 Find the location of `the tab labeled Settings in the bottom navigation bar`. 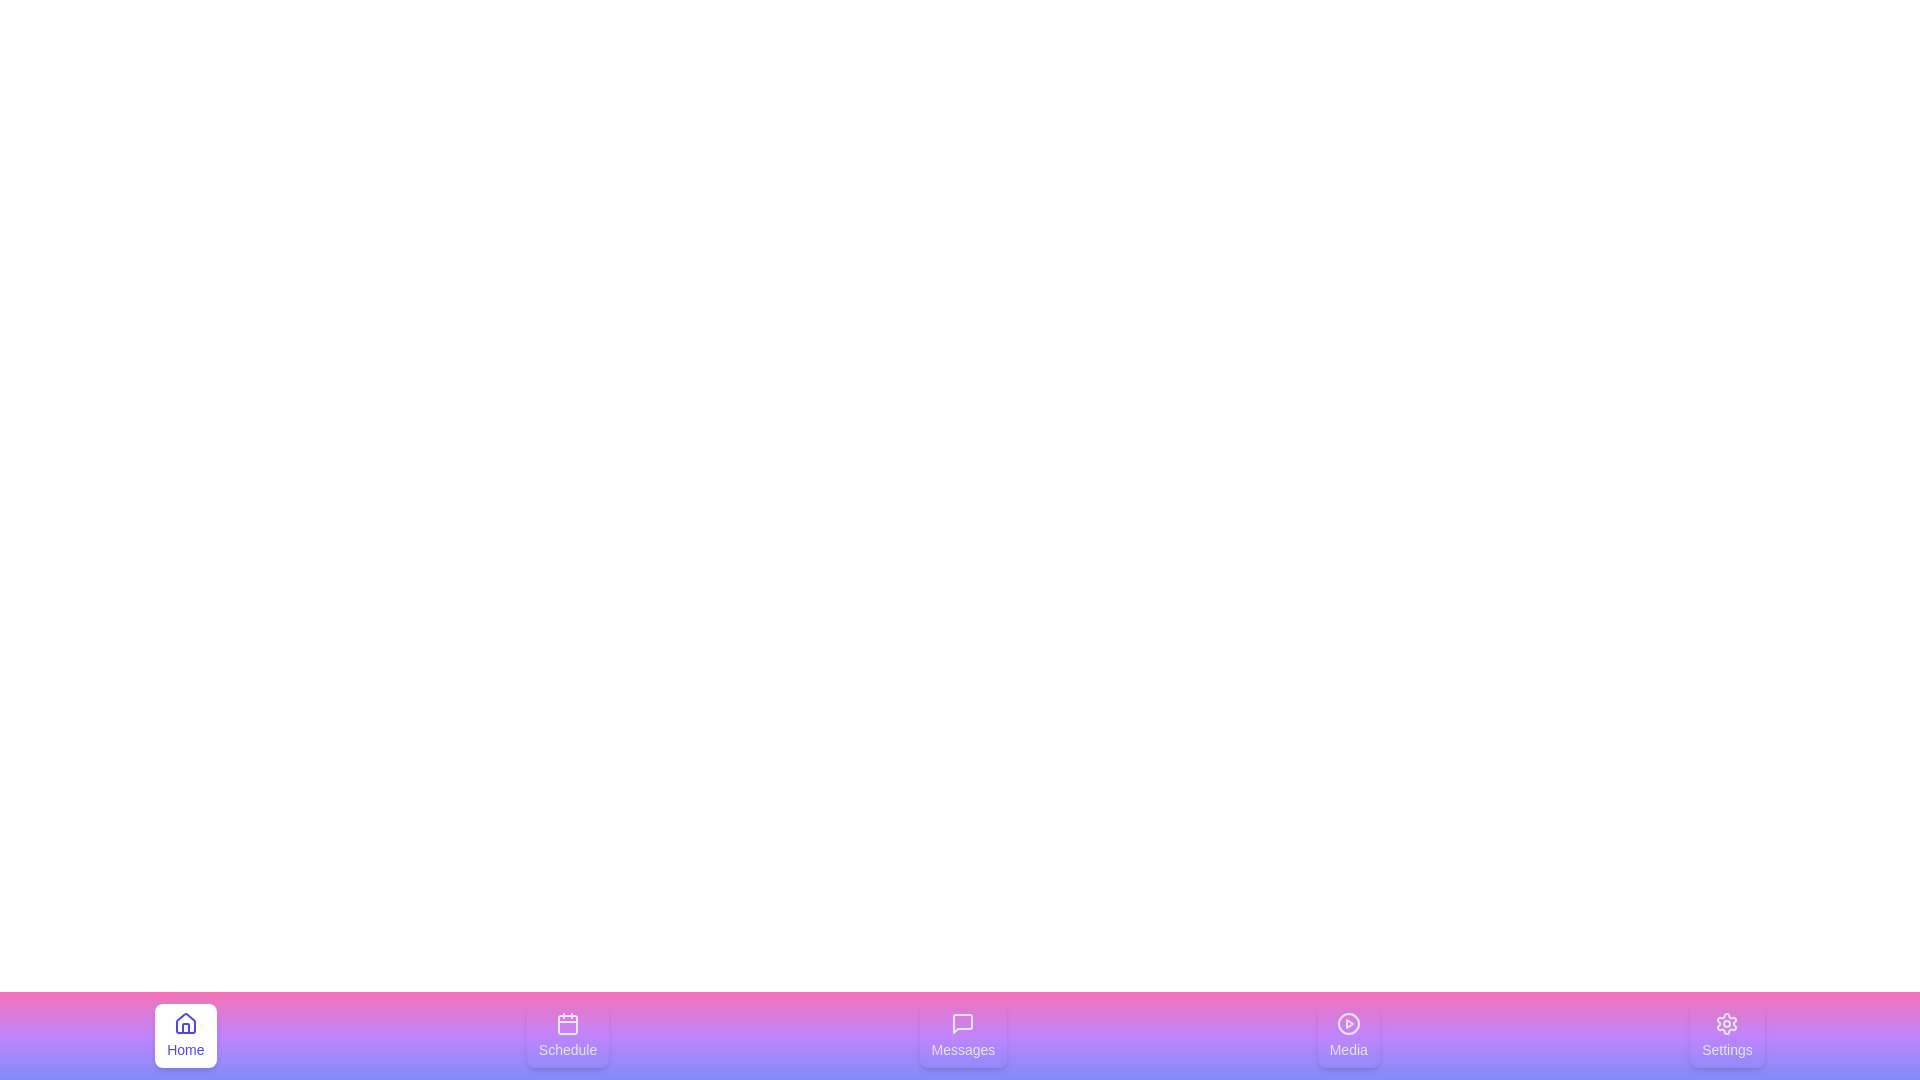

the tab labeled Settings in the bottom navigation bar is located at coordinates (1726, 1035).